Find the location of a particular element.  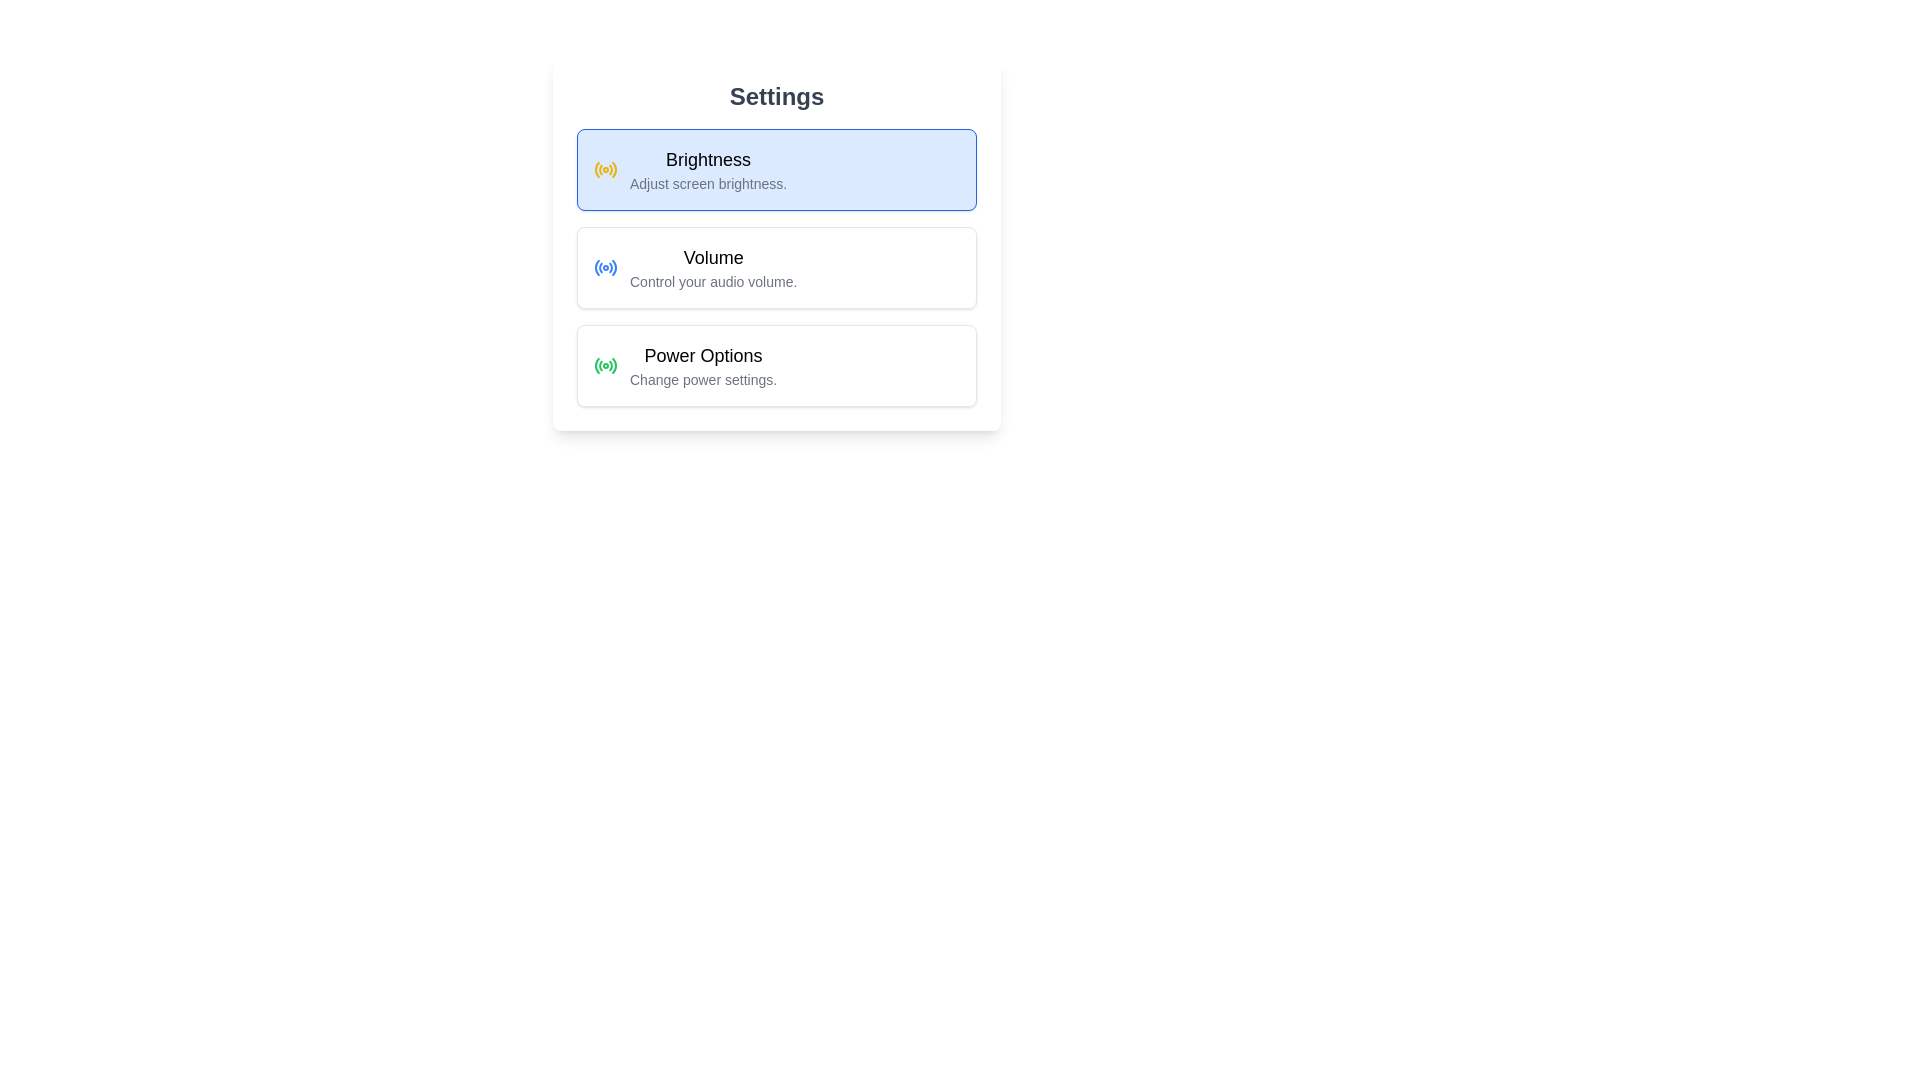

information from the 'Power Options' label which is centrally aligned in the settings interface is located at coordinates (703, 354).